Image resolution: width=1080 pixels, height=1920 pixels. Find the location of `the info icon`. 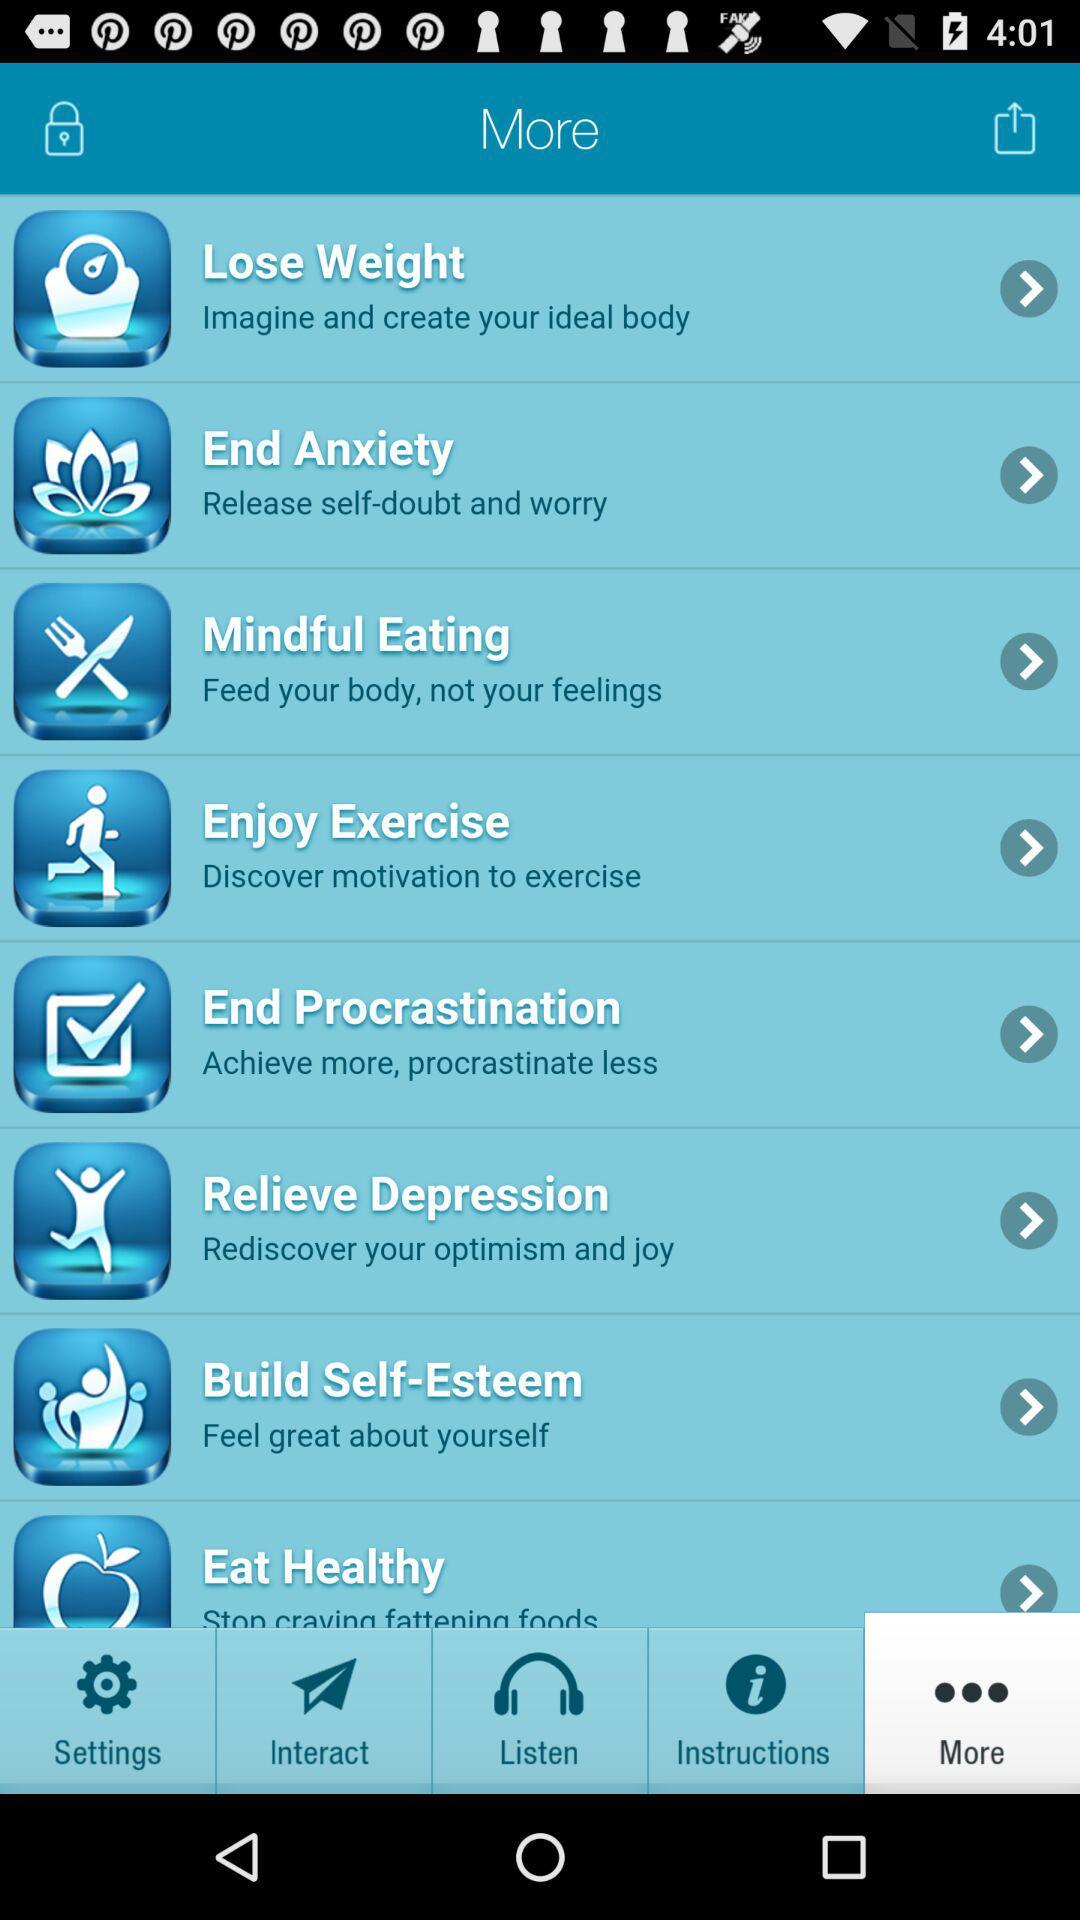

the info icon is located at coordinates (756, 1821).